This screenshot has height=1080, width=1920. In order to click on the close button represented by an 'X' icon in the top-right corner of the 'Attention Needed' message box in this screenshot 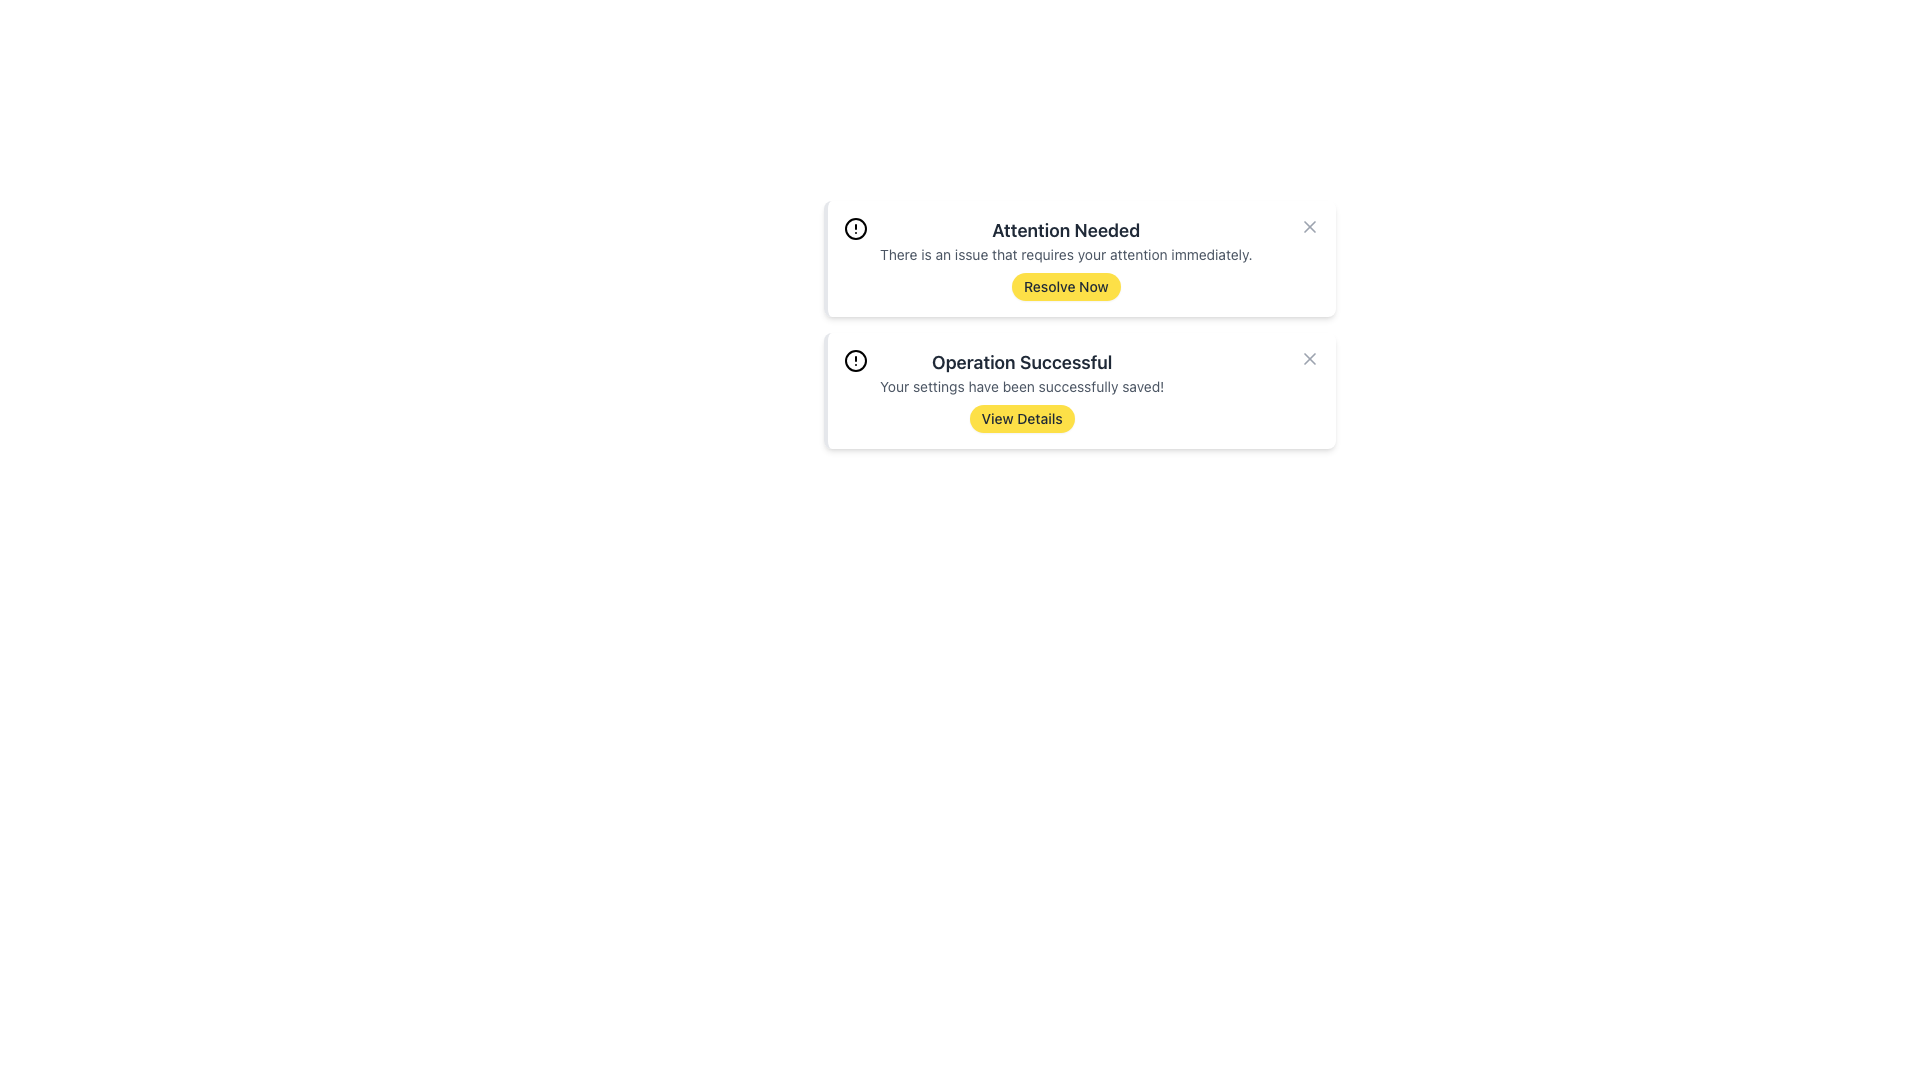, I will do `click(1310, 226)`.